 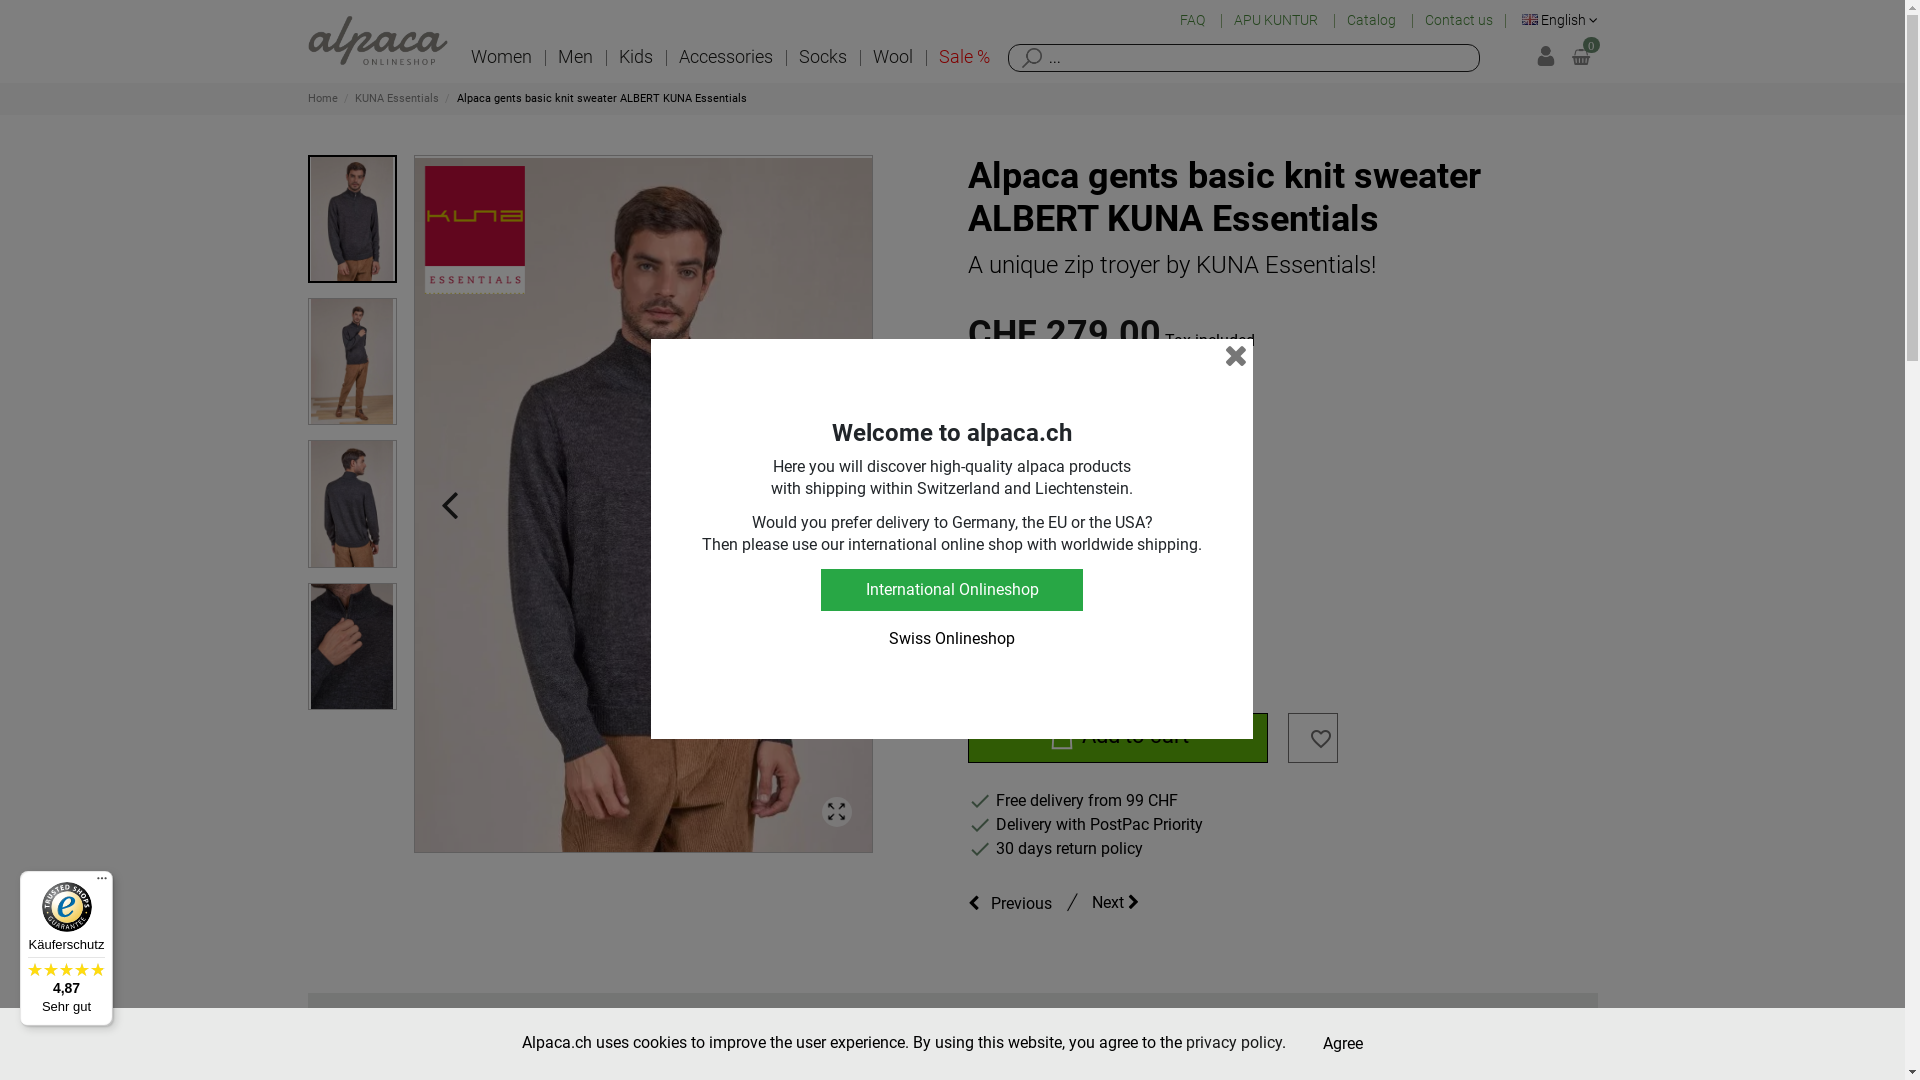 I want to click on 'International Onlineshop', so click(x=950, y=589).